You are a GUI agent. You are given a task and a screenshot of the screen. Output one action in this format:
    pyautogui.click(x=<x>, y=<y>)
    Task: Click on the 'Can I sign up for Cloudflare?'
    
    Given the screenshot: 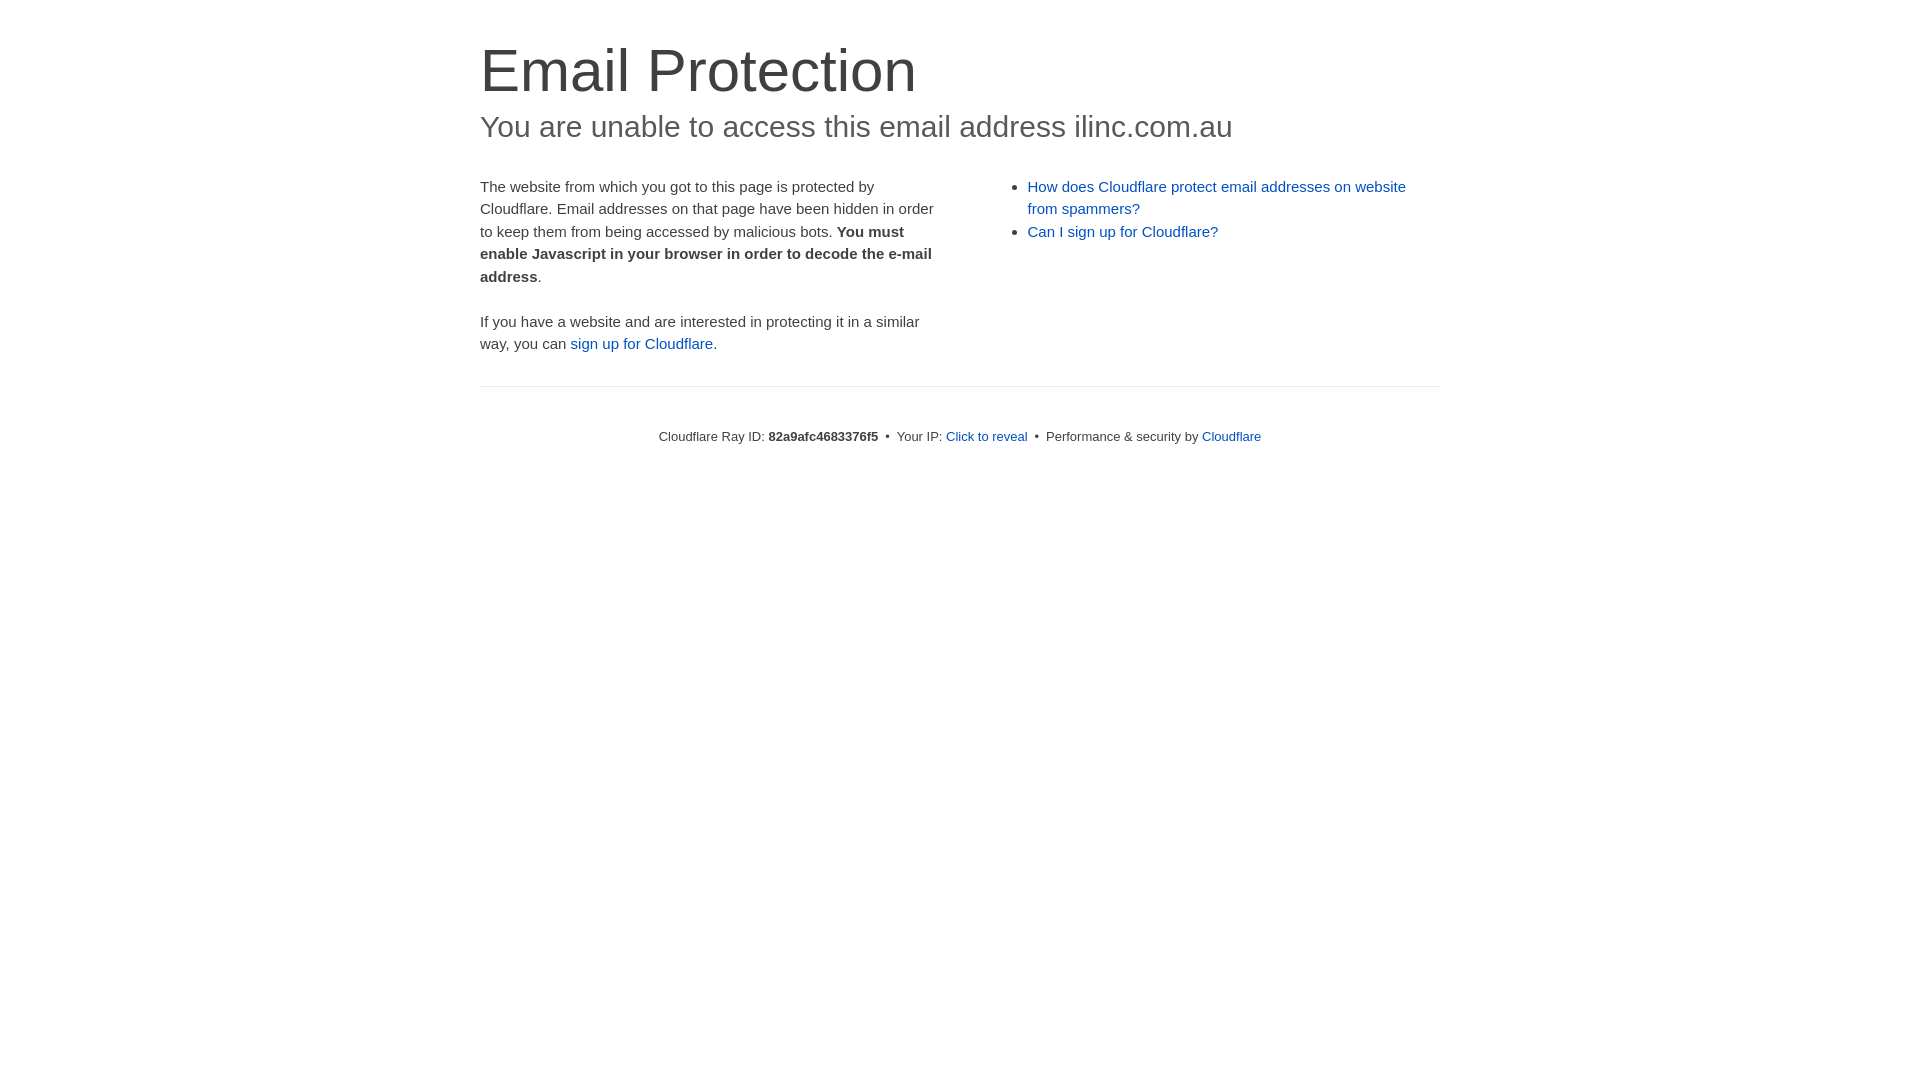 What is the action you would take?
    pyautogui.click(x=1123, y=230)
    